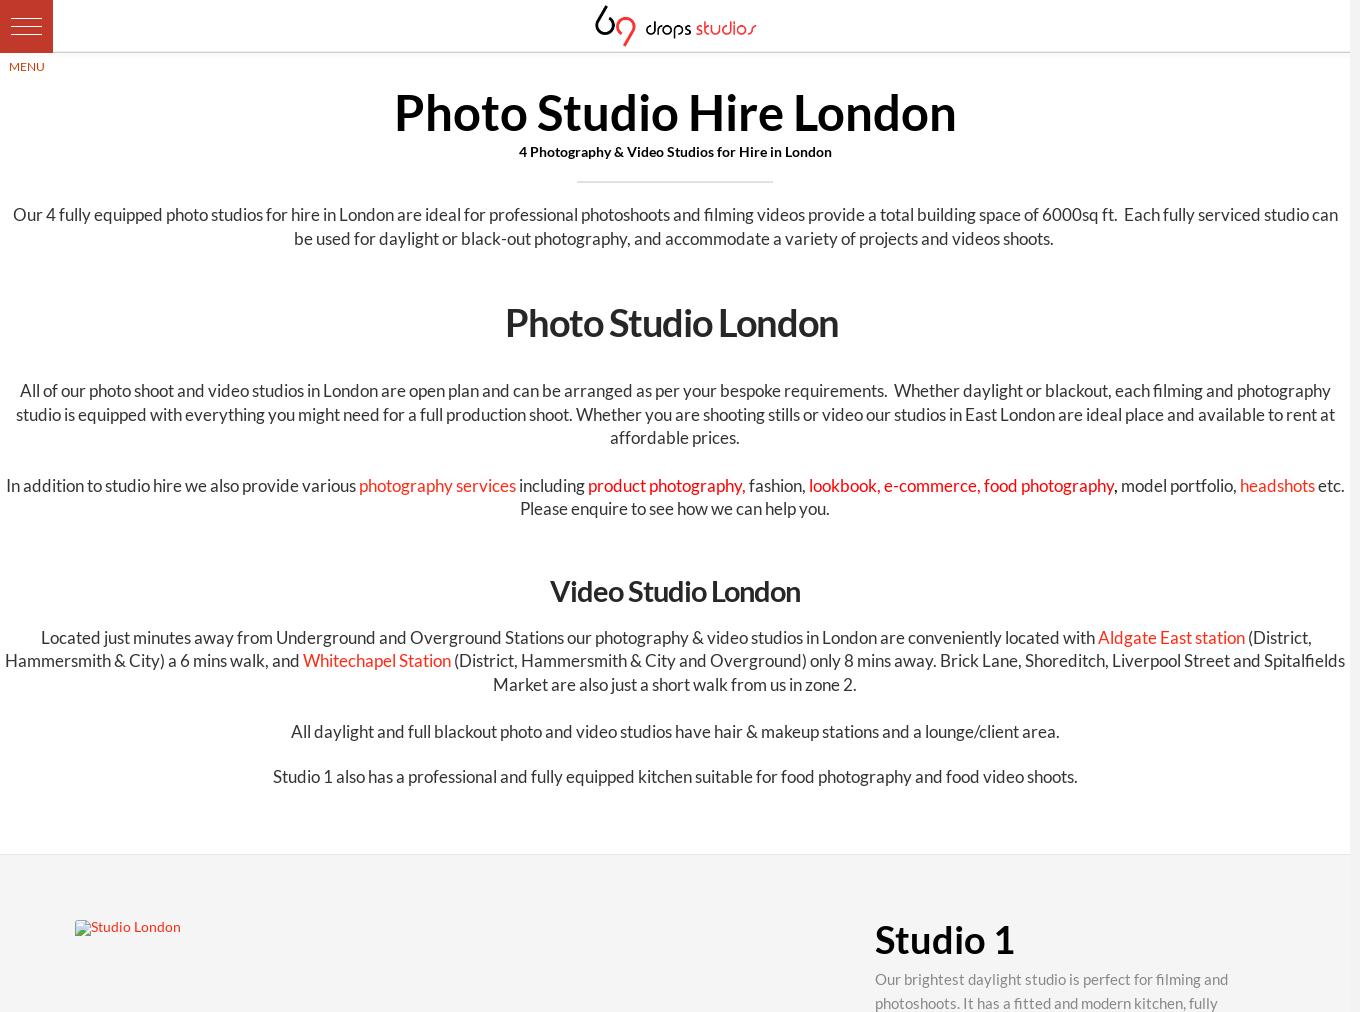  I want to click on 'Each fully serviced studio can be used for daylight or black-out photography, and accommodate a variety of projects and videos shoots.', so click(815, 225).